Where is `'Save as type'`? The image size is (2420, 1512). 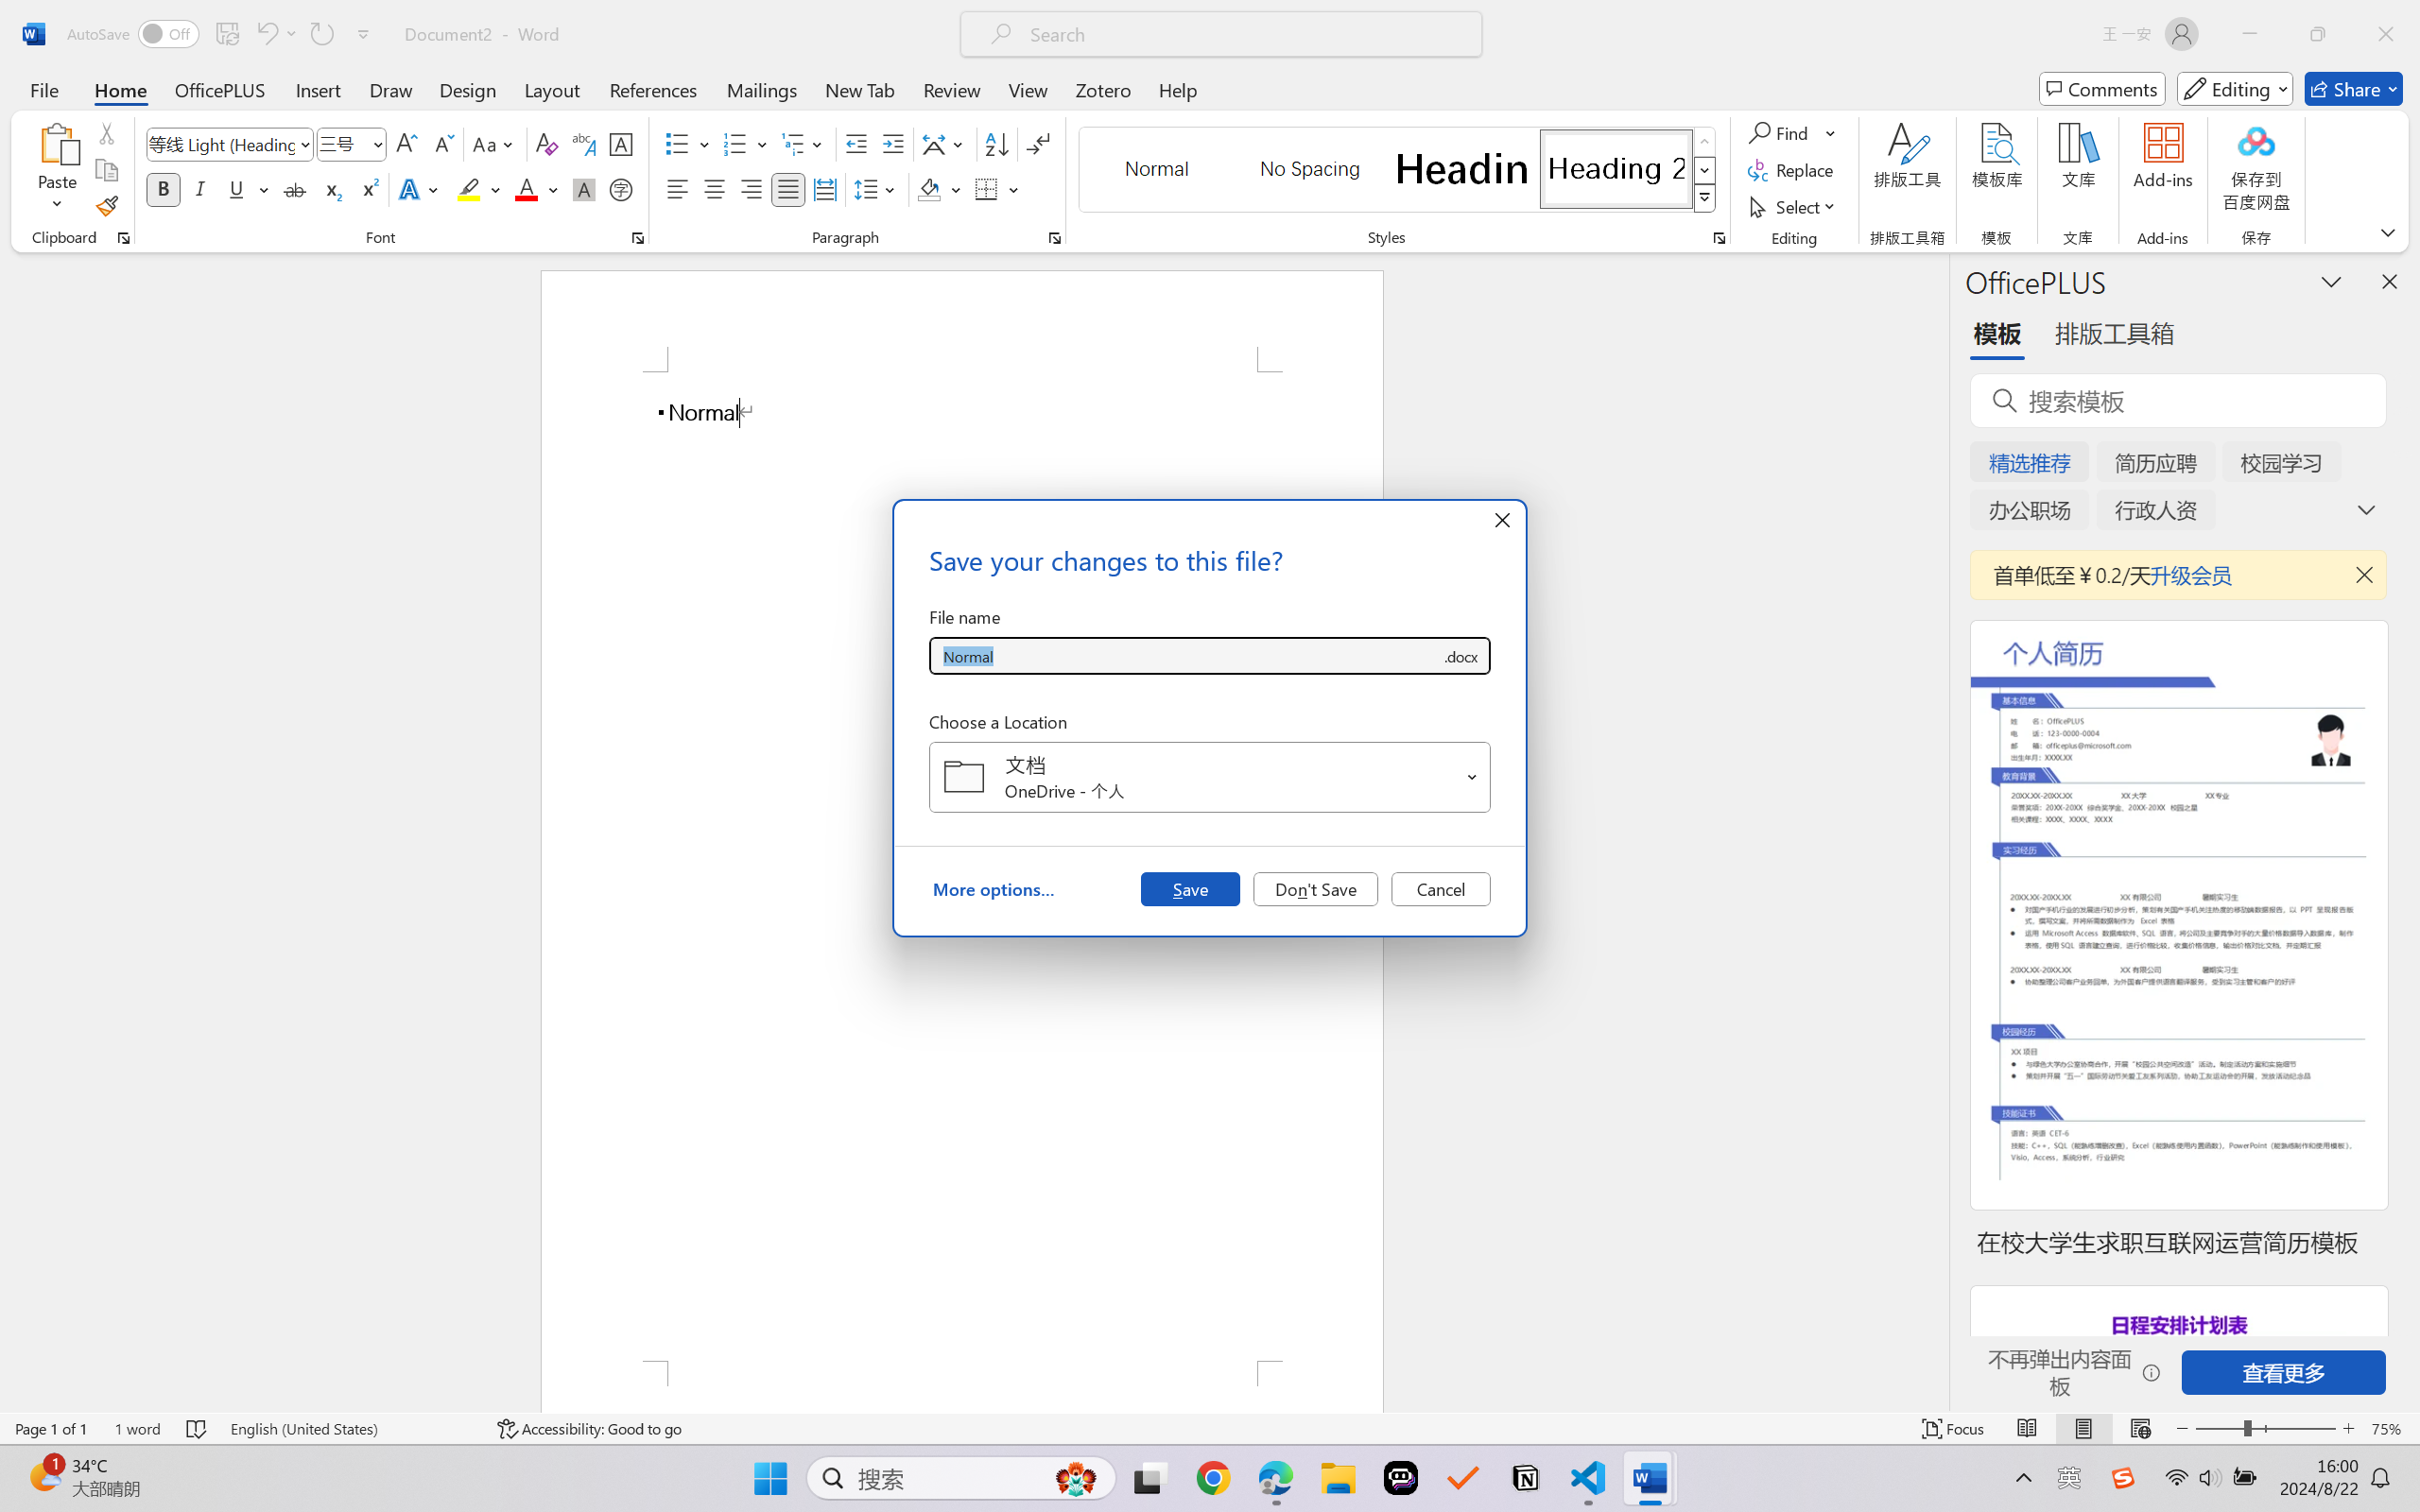 'Save as type' is located at coordinates (1459, 656).